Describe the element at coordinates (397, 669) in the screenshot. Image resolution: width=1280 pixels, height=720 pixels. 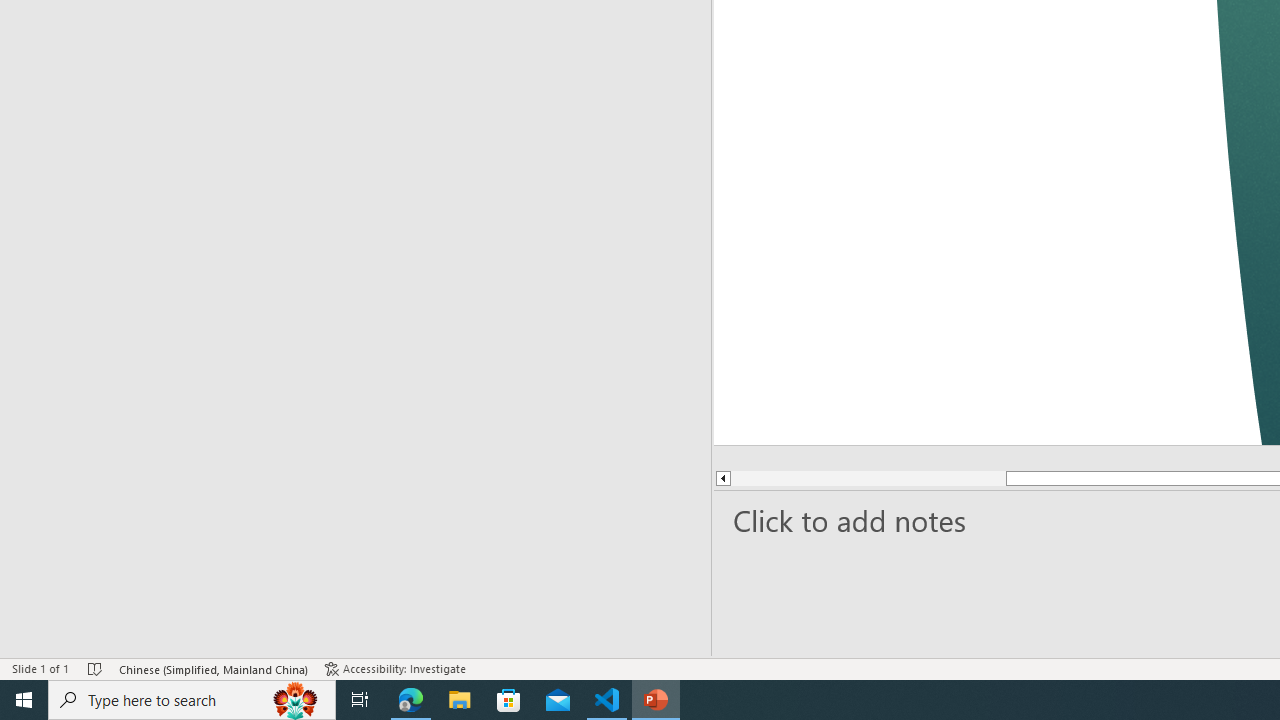
I see `'Accessibility Checker Accessibility: Investigate'` at that location.